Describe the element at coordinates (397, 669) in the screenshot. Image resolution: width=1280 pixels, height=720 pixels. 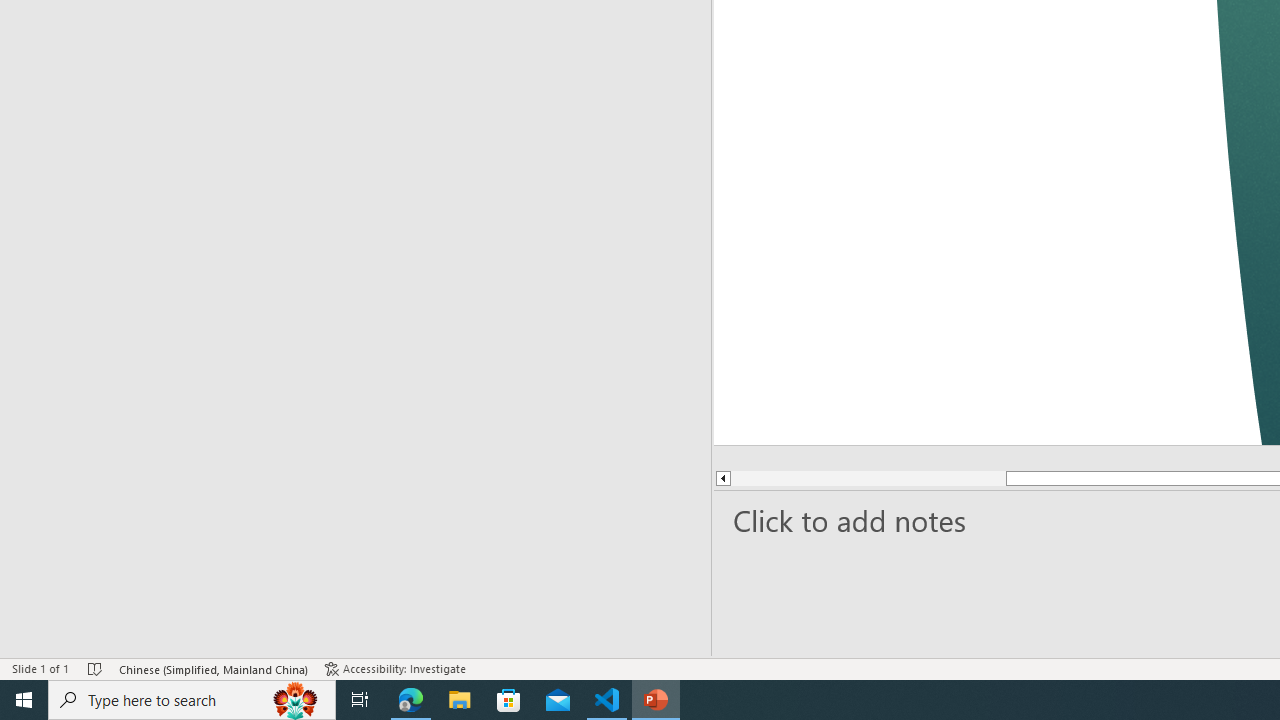
I see `'Accessibility Checker Accessibility: Investigate'` at that location.